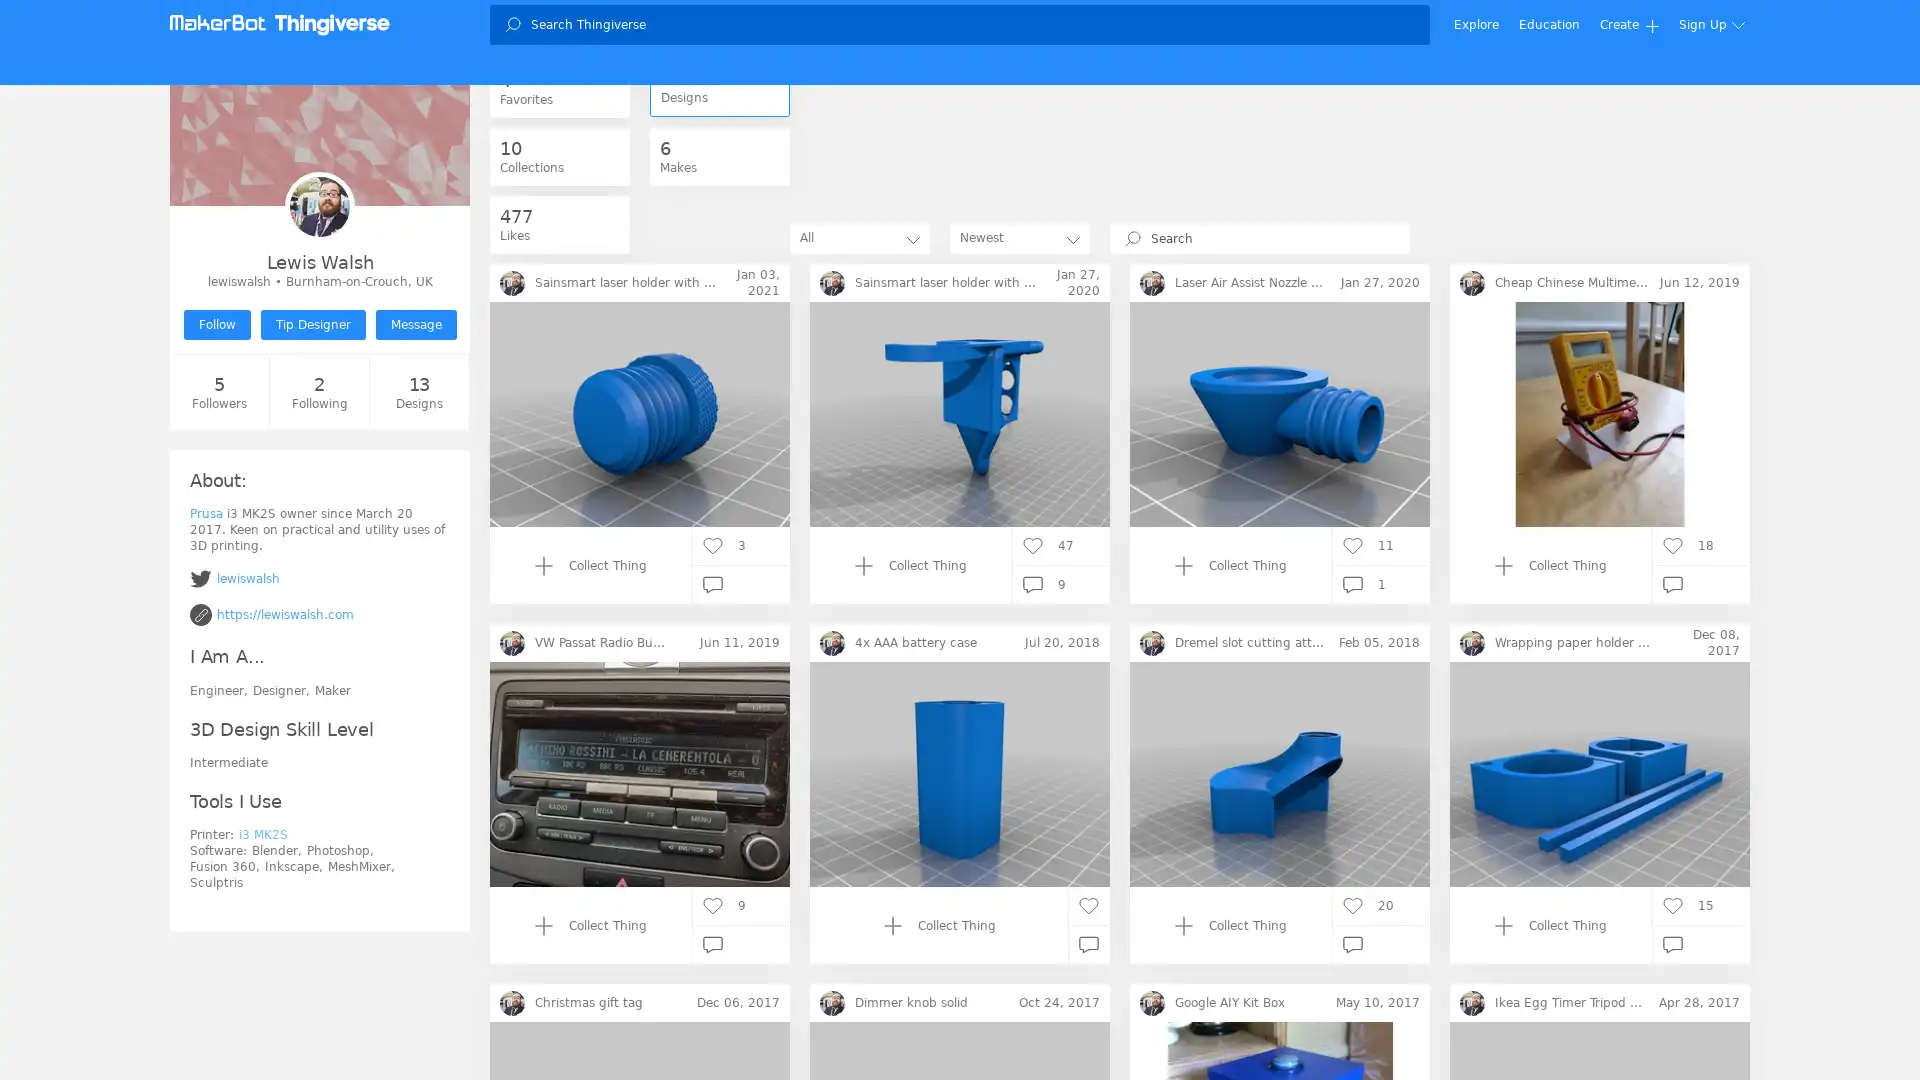 This screenshot has width=1920, height=1080. I want to click on Newest, so click(1019, 238).